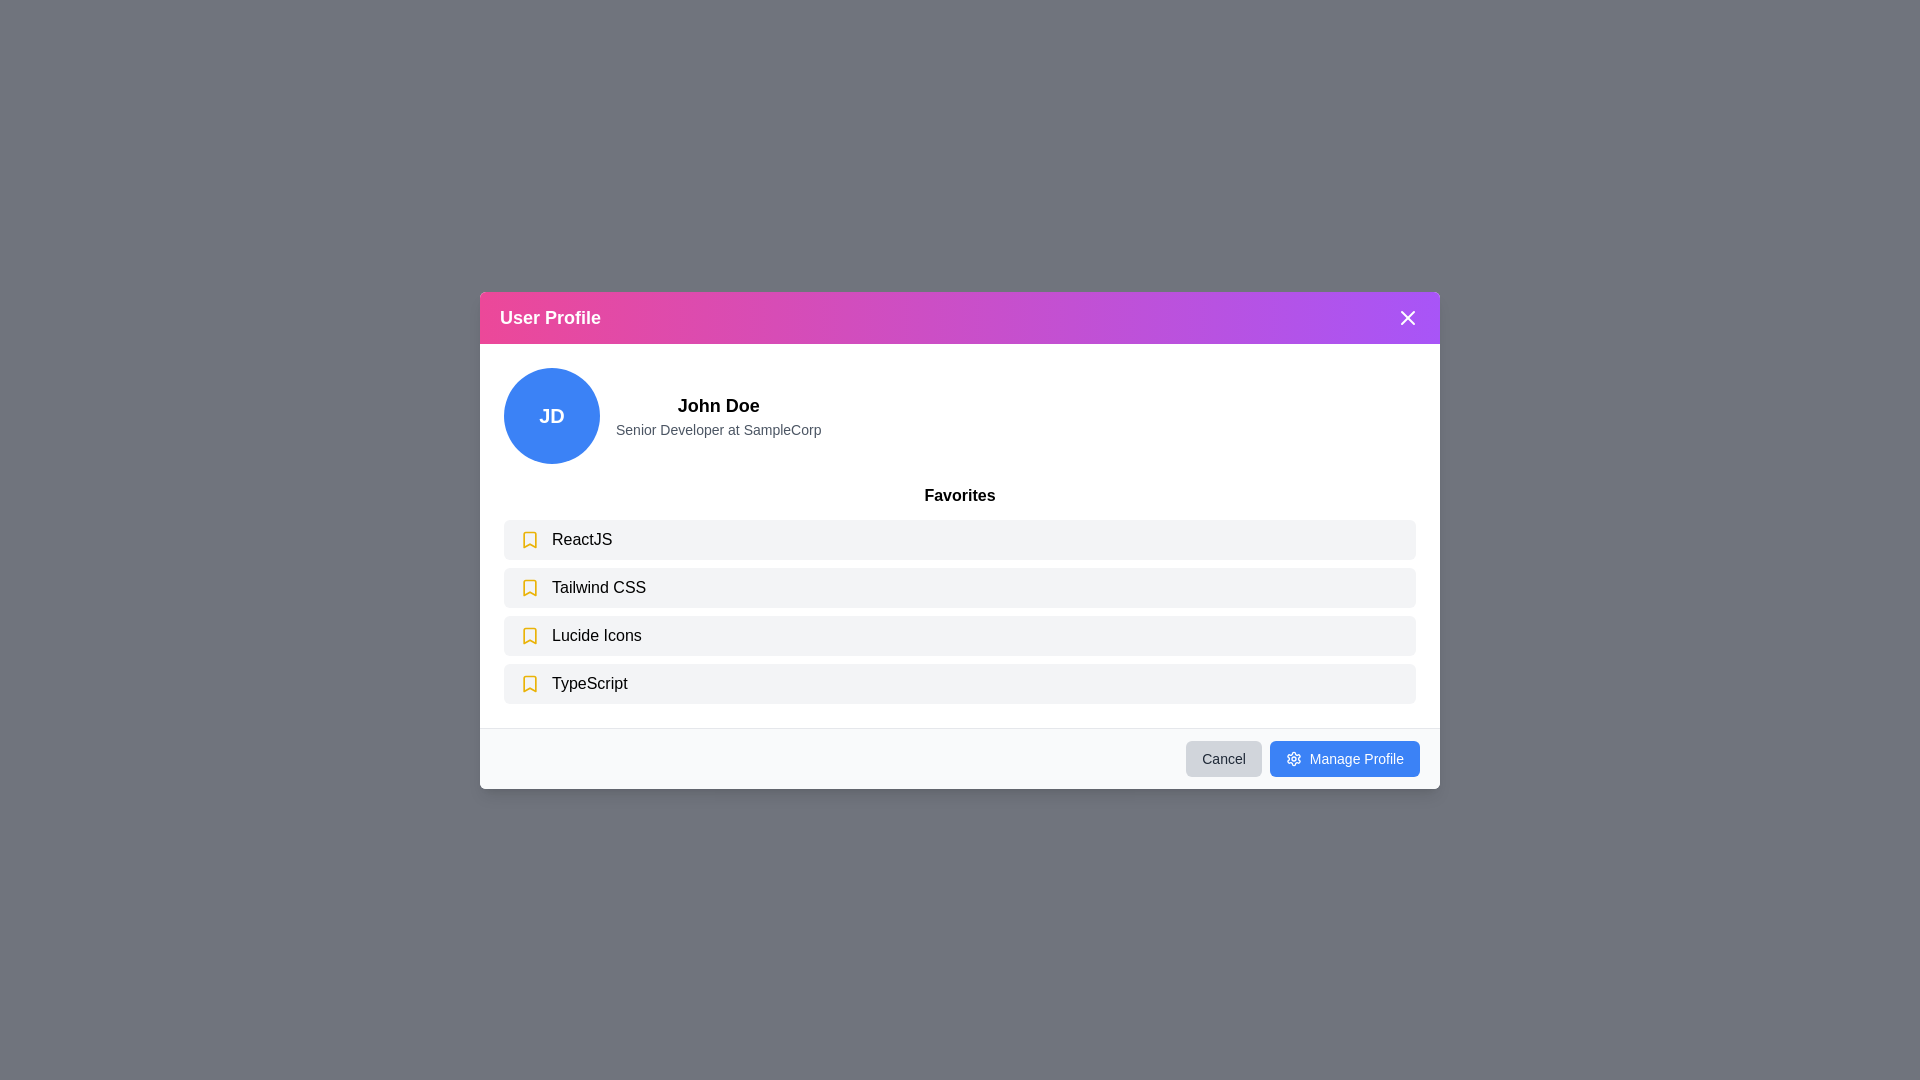 The height and width of the screenshot is (1080, 1920). Describe the element at coordinates (529, 635) in the screenshot. I see `the bookmark icon representing 'Lucide Icons' in the 'Favorites' section of the 'User Profile' dialog, which is located at the start of the row labeled 'Lucide Icons'` at that location.